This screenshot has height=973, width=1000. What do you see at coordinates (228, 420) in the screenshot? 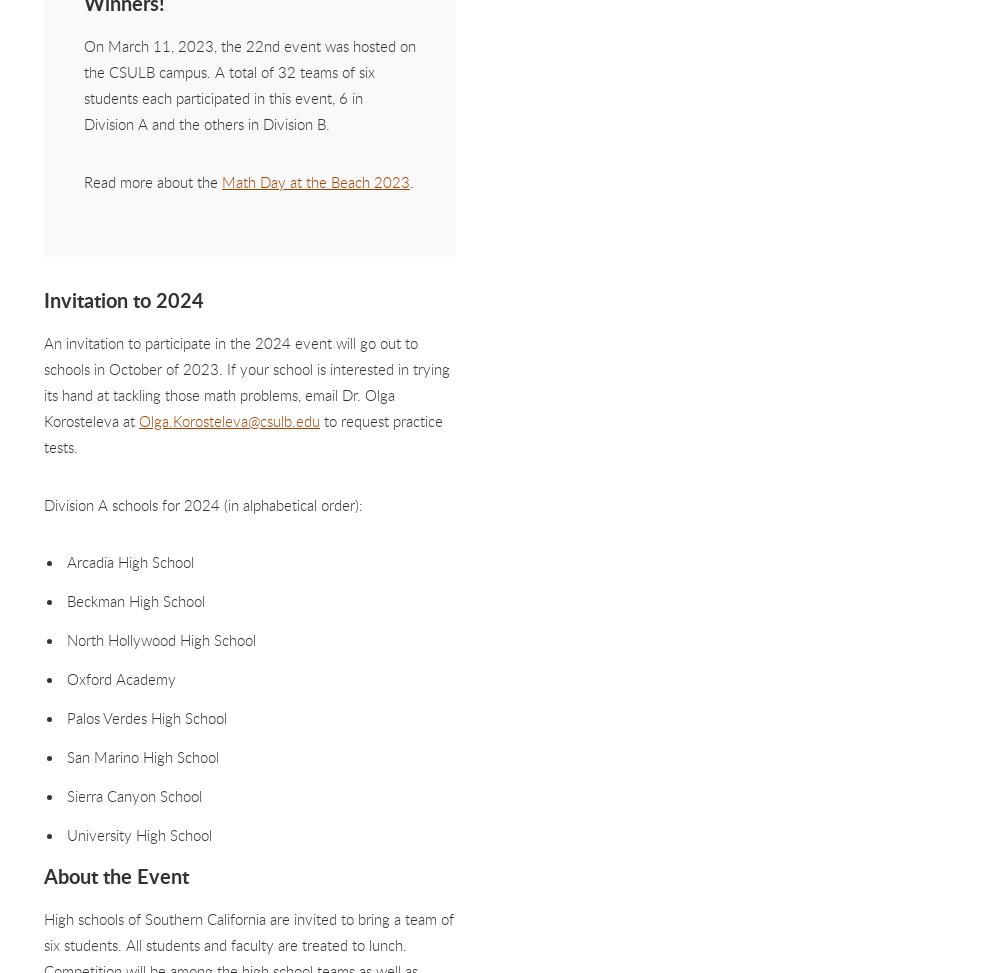
I see `'Olga.Korosteleva@csulb.edu'` at bounding box center [228, 420].